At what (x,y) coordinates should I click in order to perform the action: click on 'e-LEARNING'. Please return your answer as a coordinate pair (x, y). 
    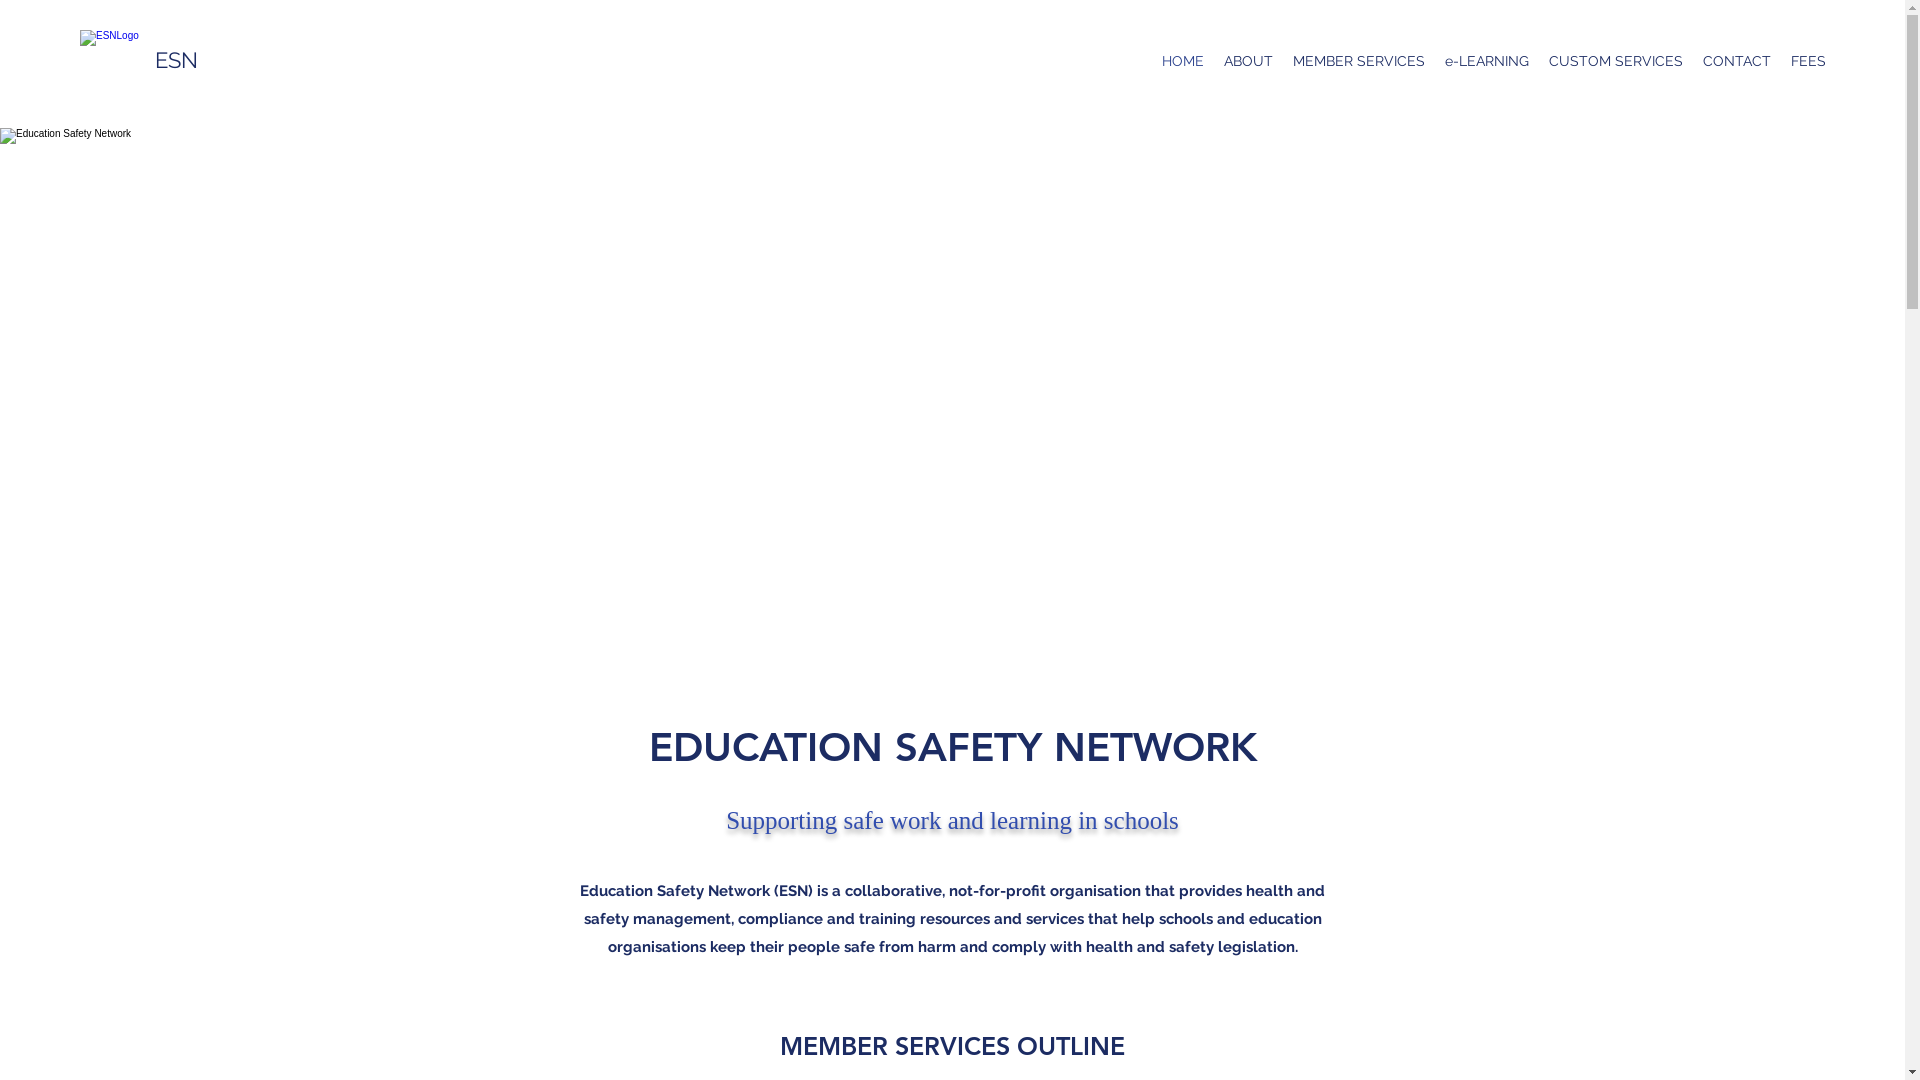
    Looking at the image, I should click on (1487, 60).